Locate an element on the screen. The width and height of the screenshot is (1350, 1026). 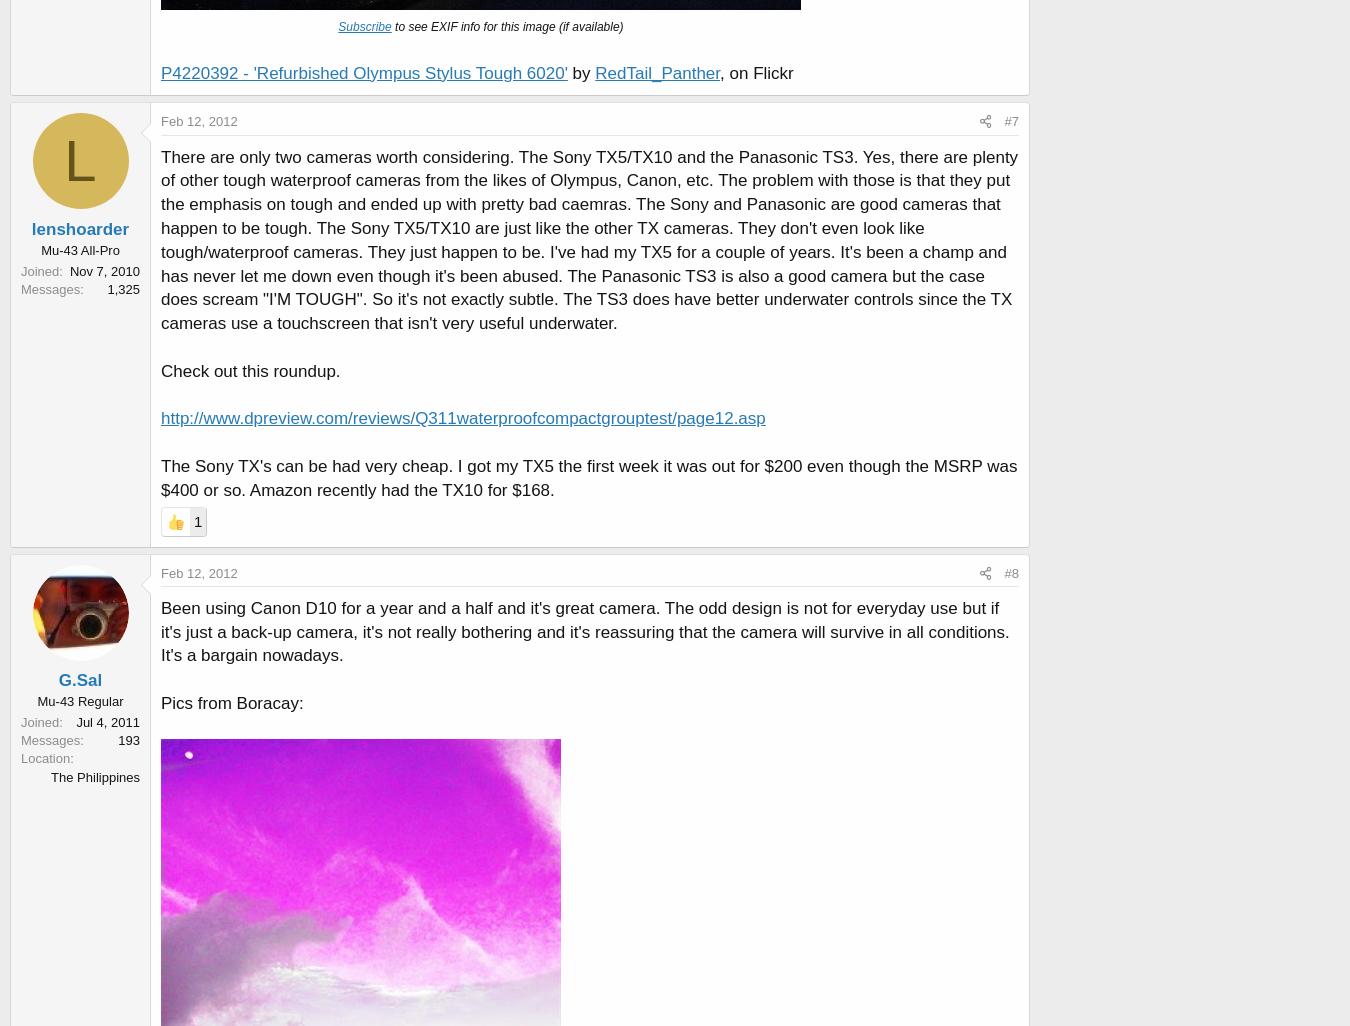
'193' is located at coordinates (129, 740).